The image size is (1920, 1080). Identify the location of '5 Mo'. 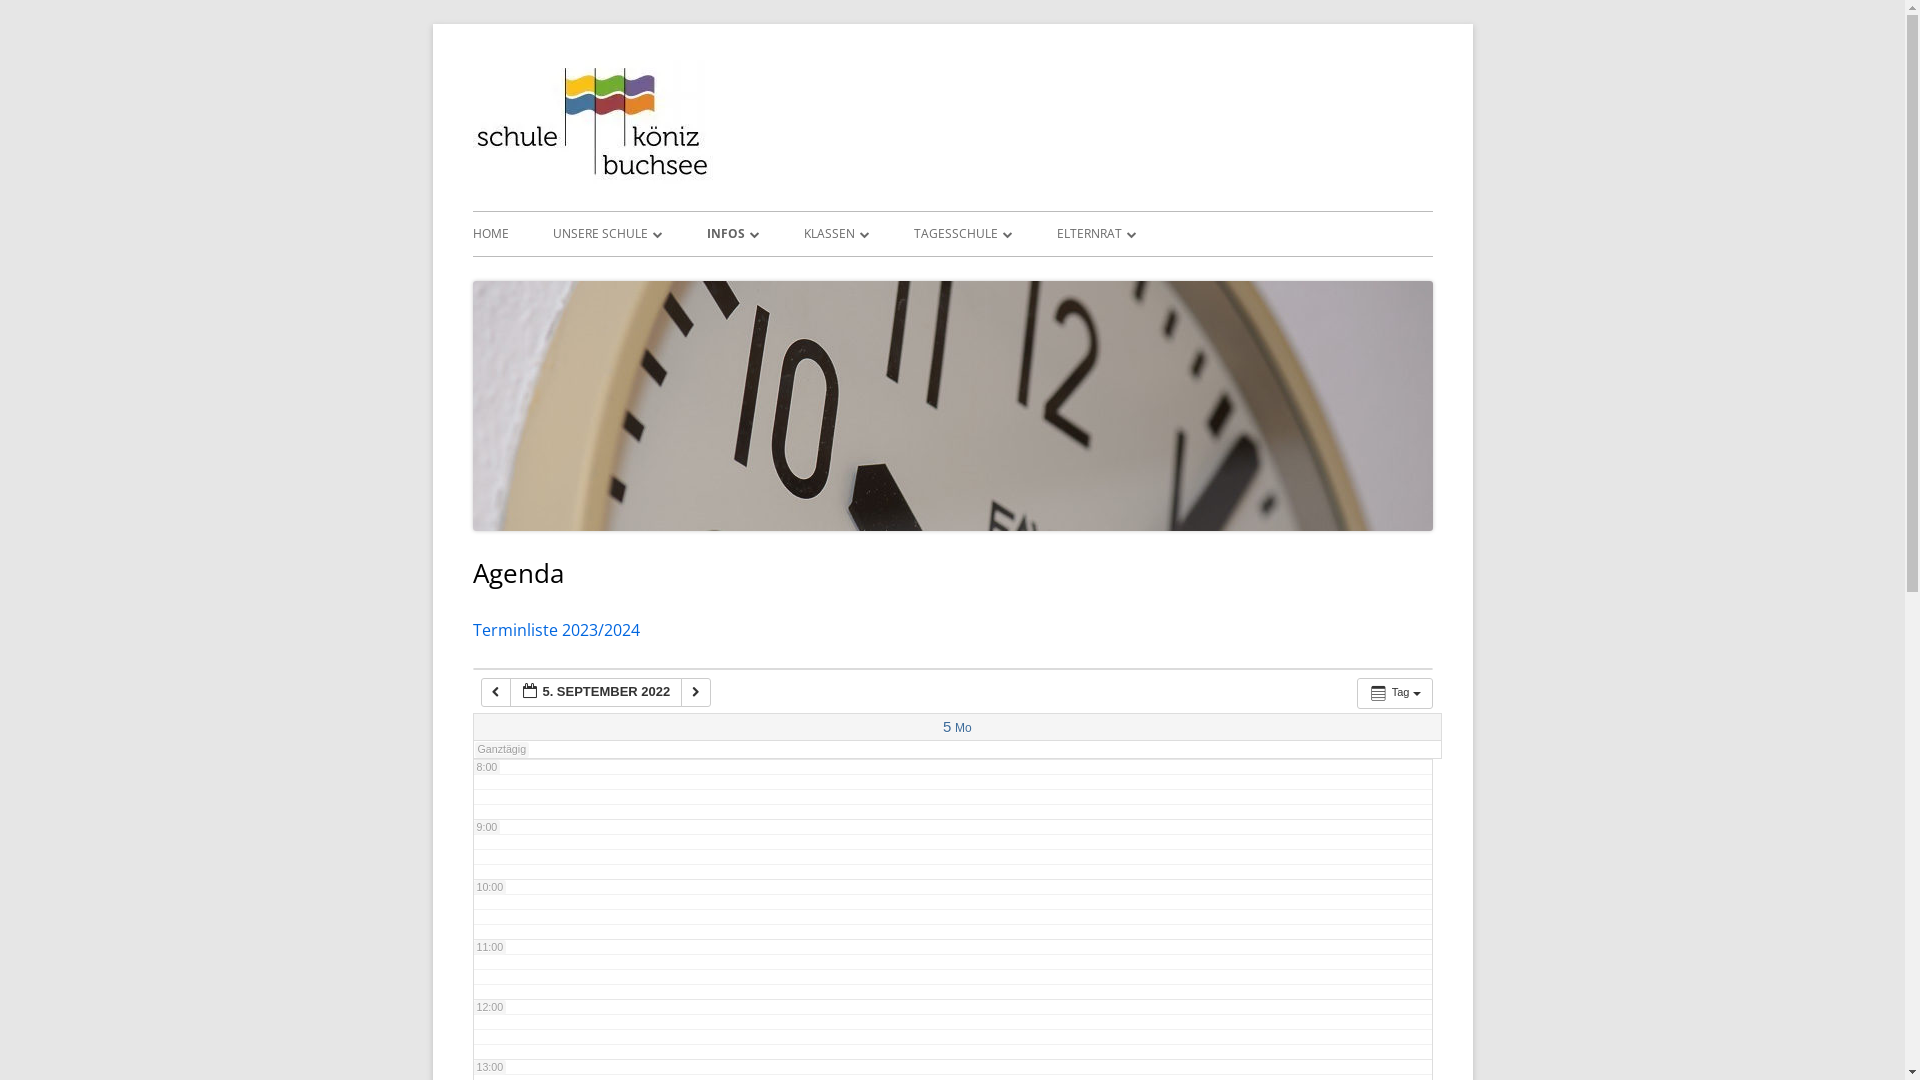
(941, 727).